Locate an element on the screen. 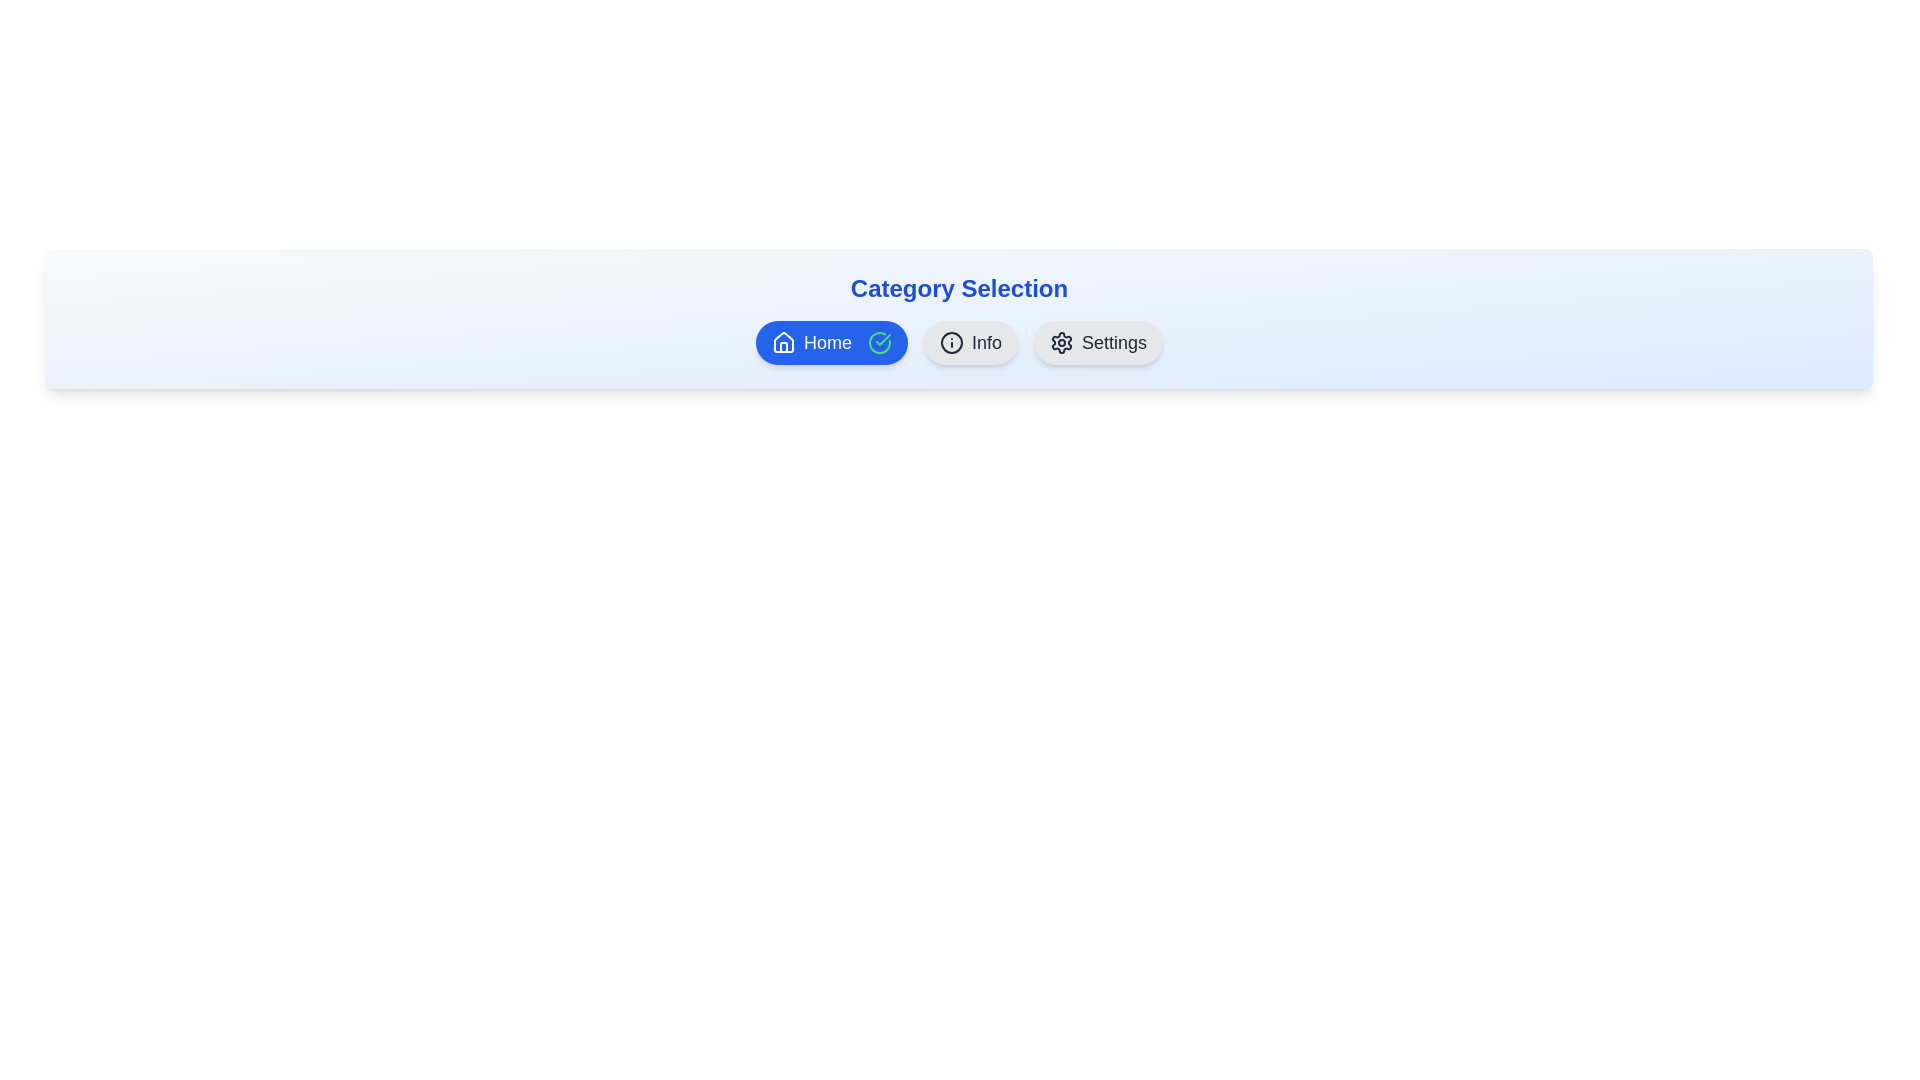  the 'Info' category chip to toggle its selection state is located at coordinates (970, 342).